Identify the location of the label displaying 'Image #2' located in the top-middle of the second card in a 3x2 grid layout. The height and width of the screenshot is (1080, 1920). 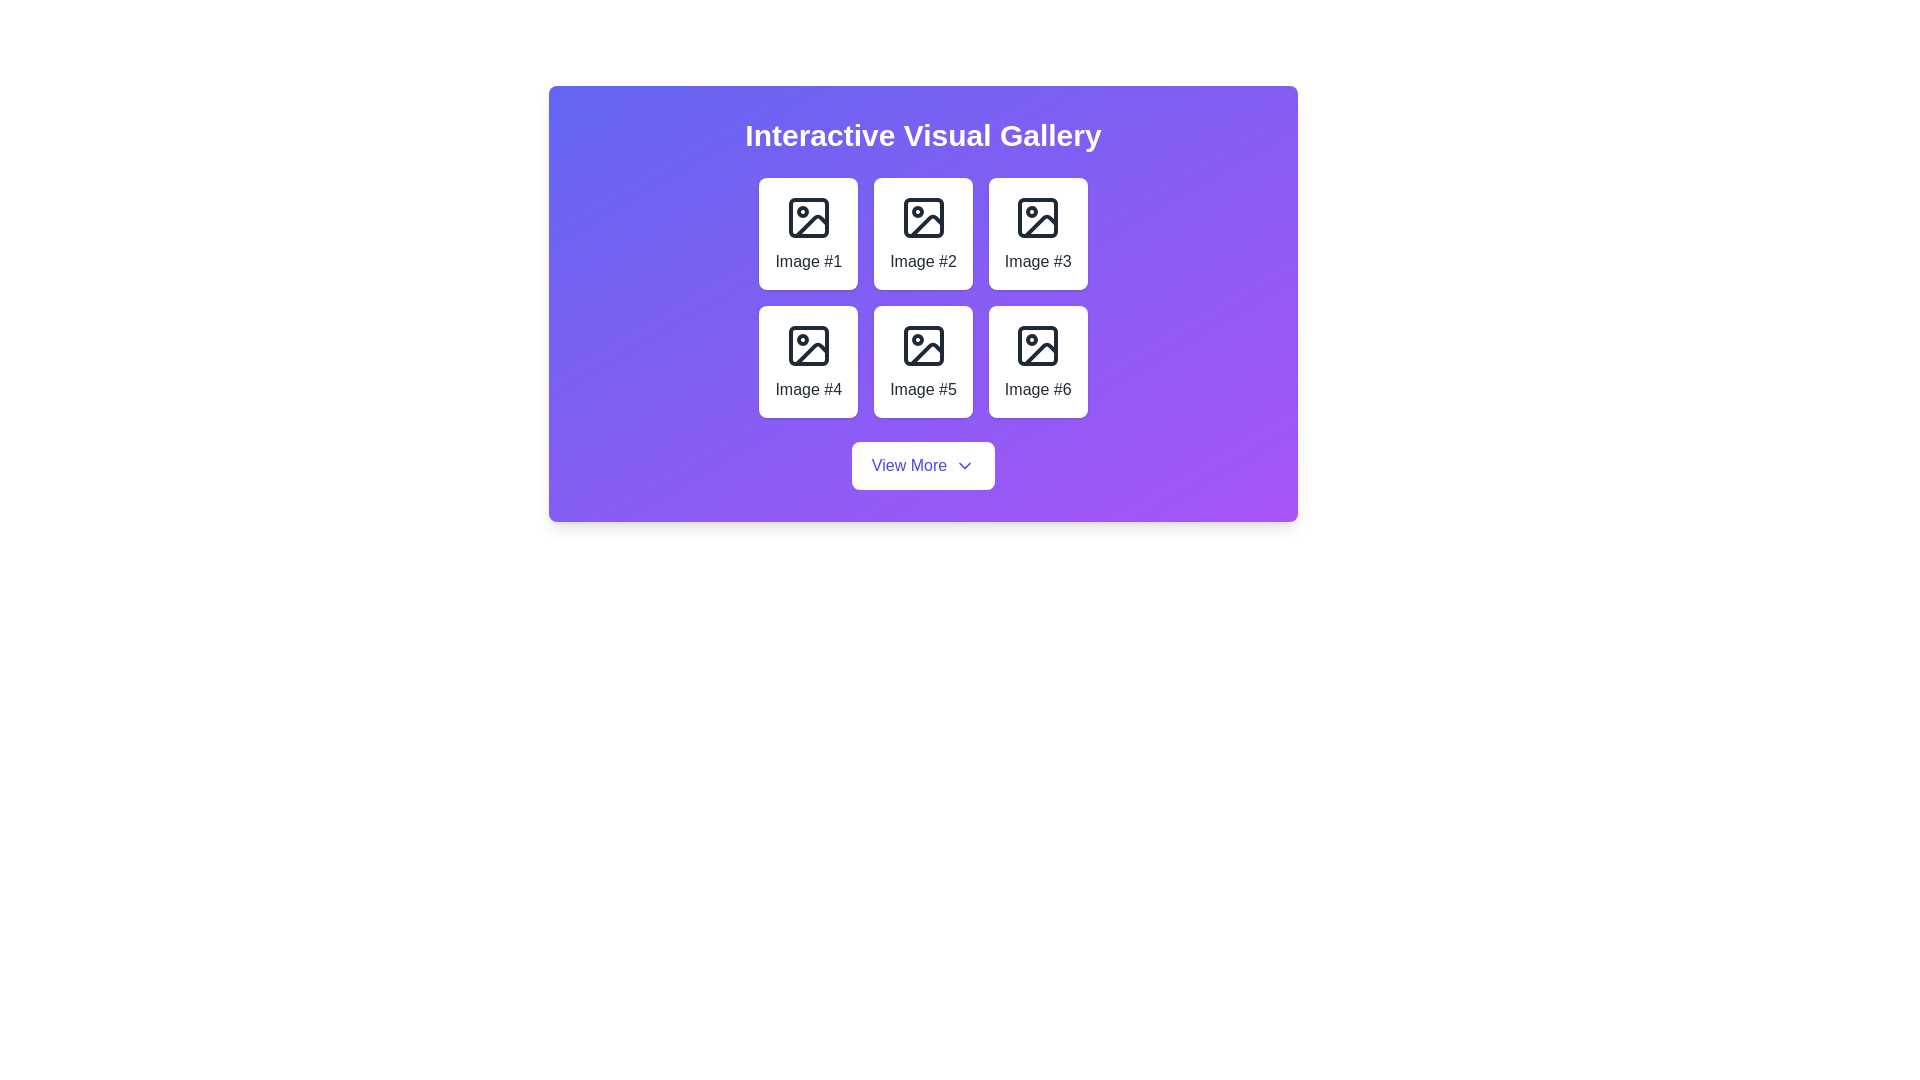
(922, 261).